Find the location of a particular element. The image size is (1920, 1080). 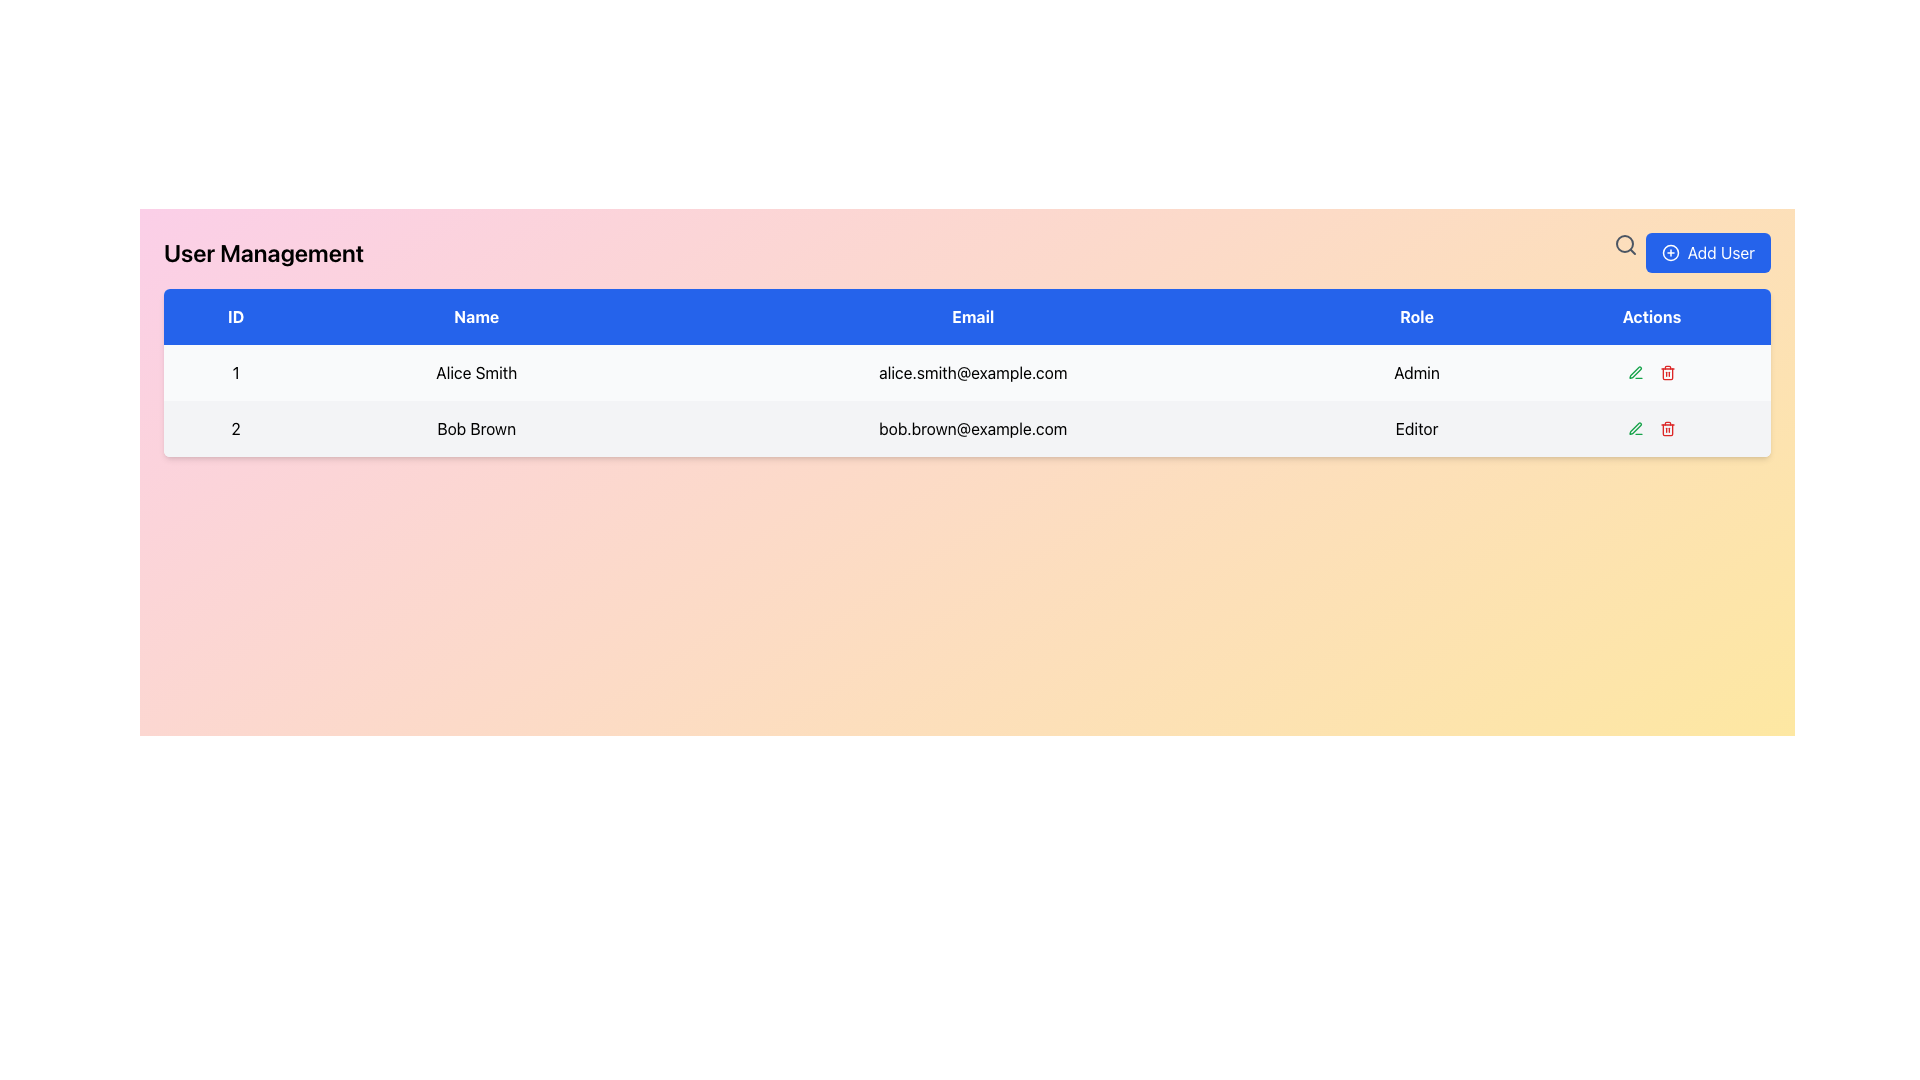

the 'Name' column header cell in the blue header row of the table, which is located between the 'ID' and 'Email' headers is located at coordinates (475, 315).